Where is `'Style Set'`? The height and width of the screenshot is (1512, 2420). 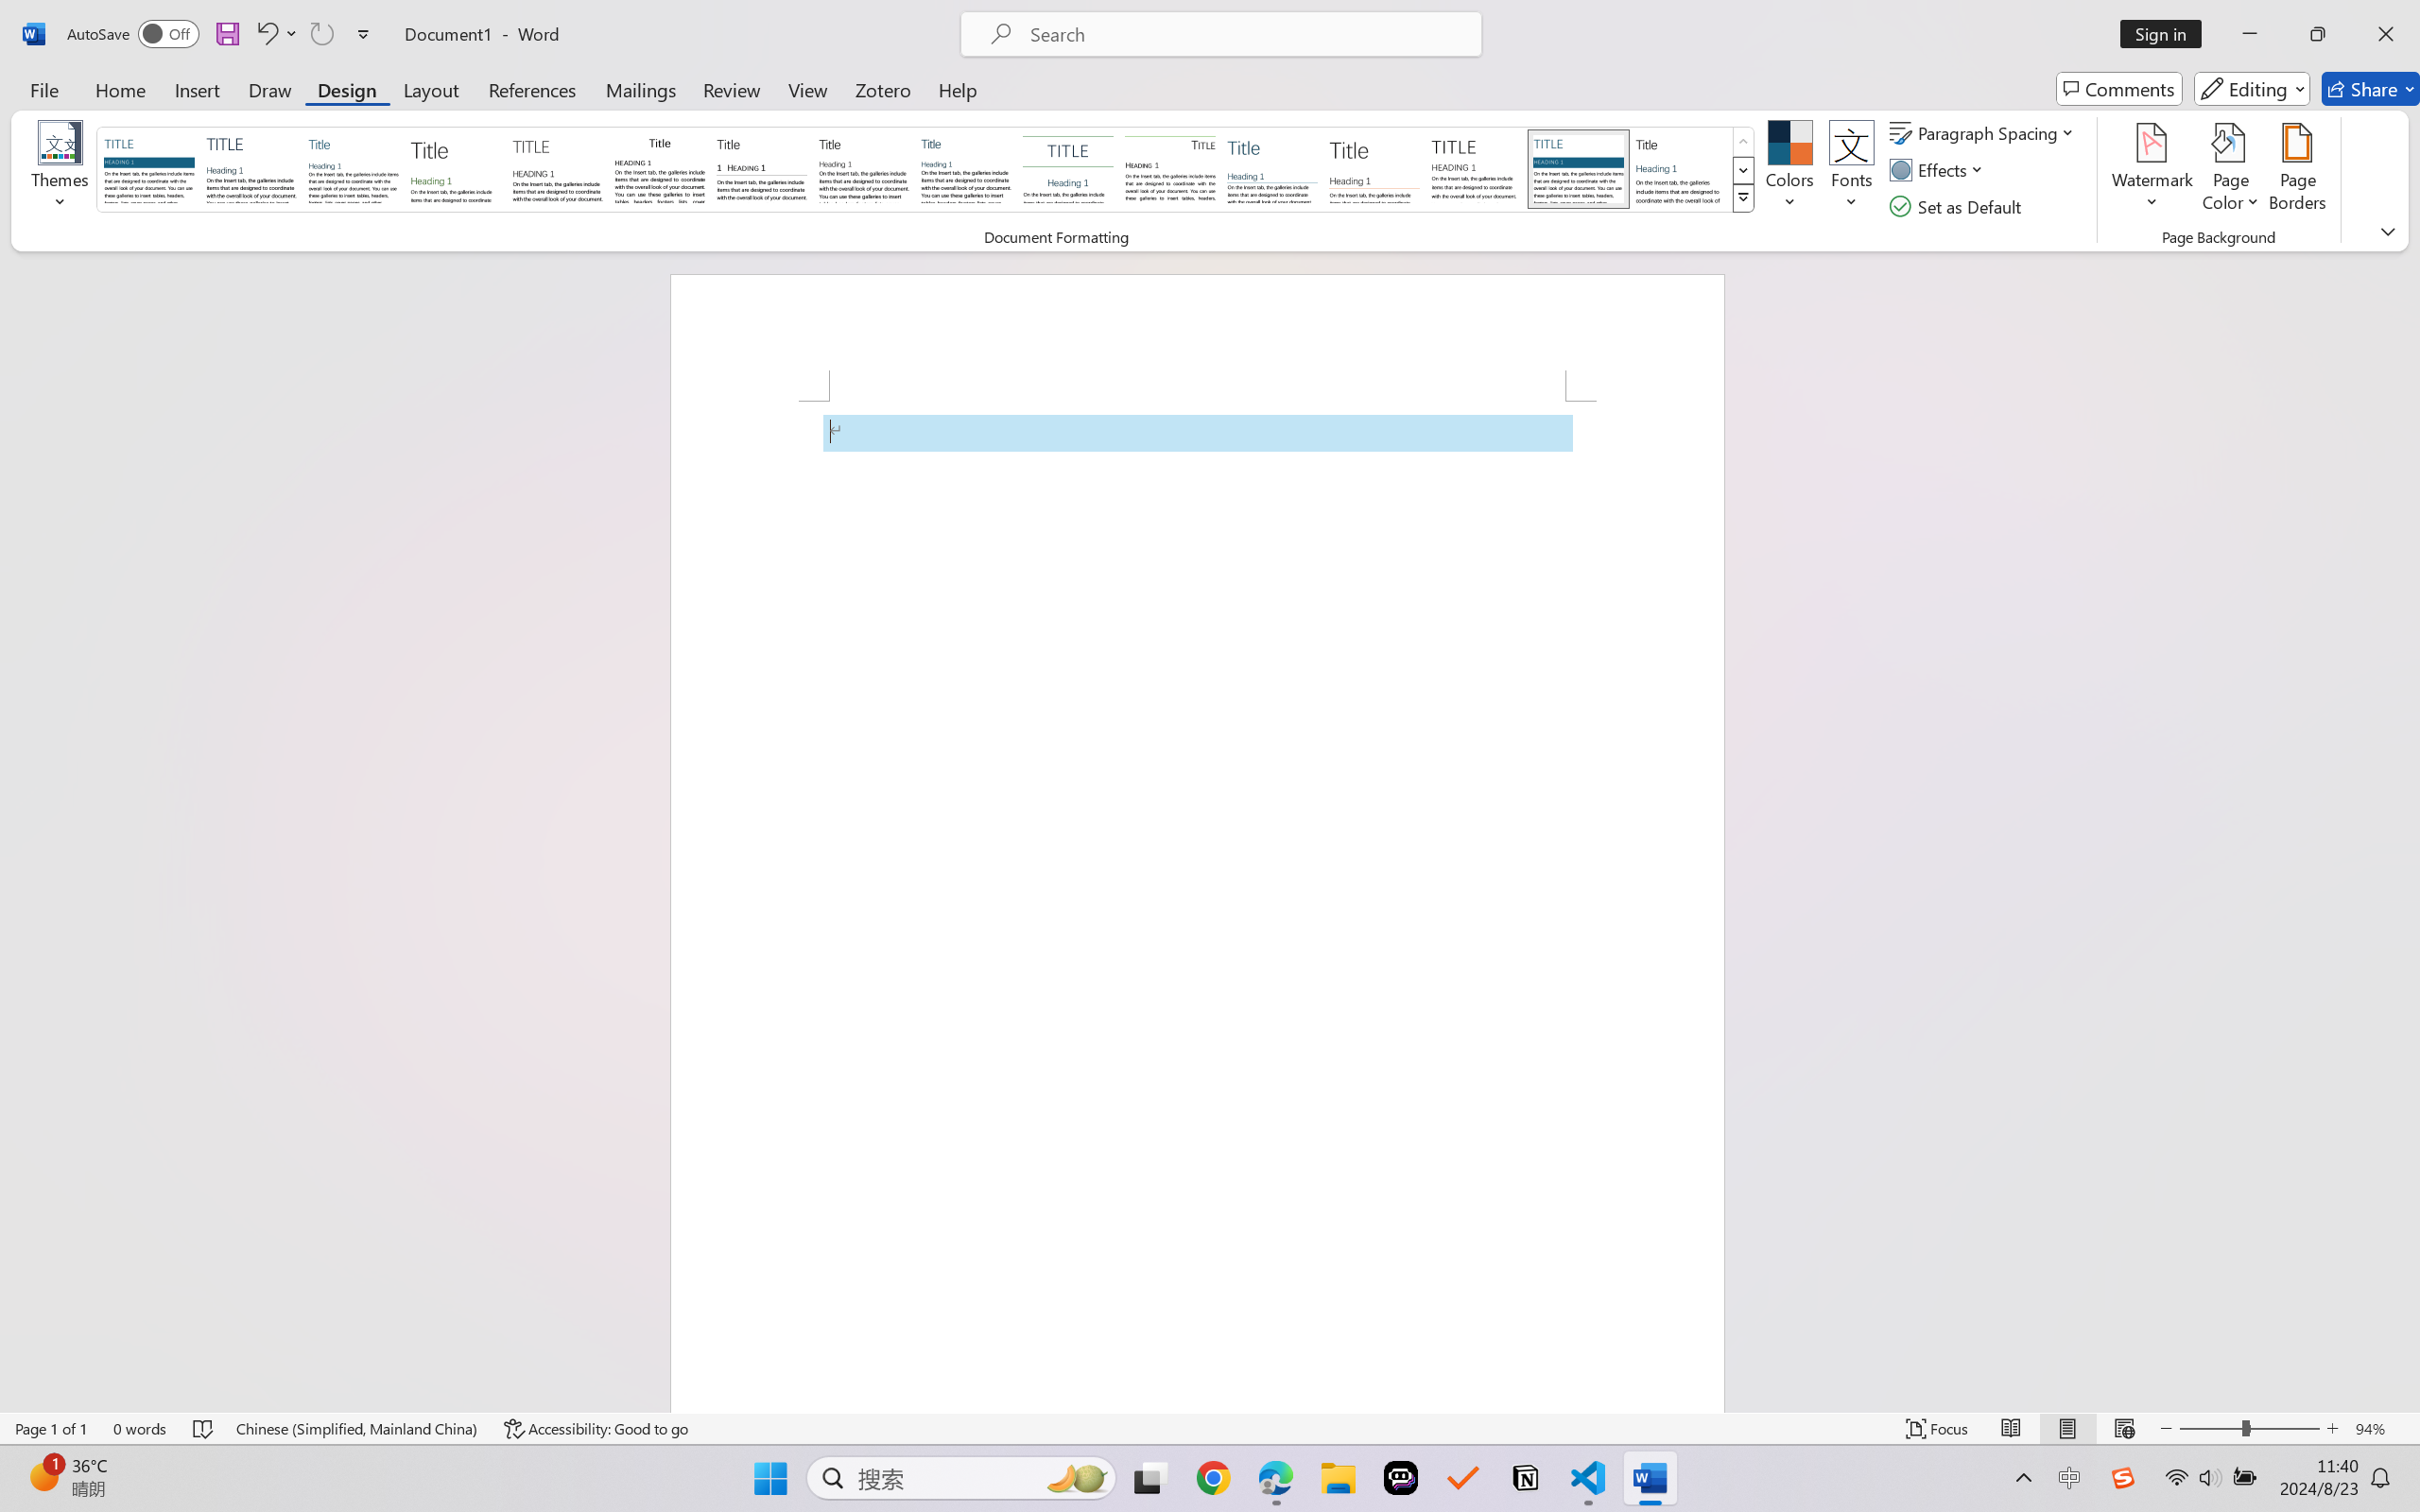 'Style Set' is located at coordinates (1742, 198).